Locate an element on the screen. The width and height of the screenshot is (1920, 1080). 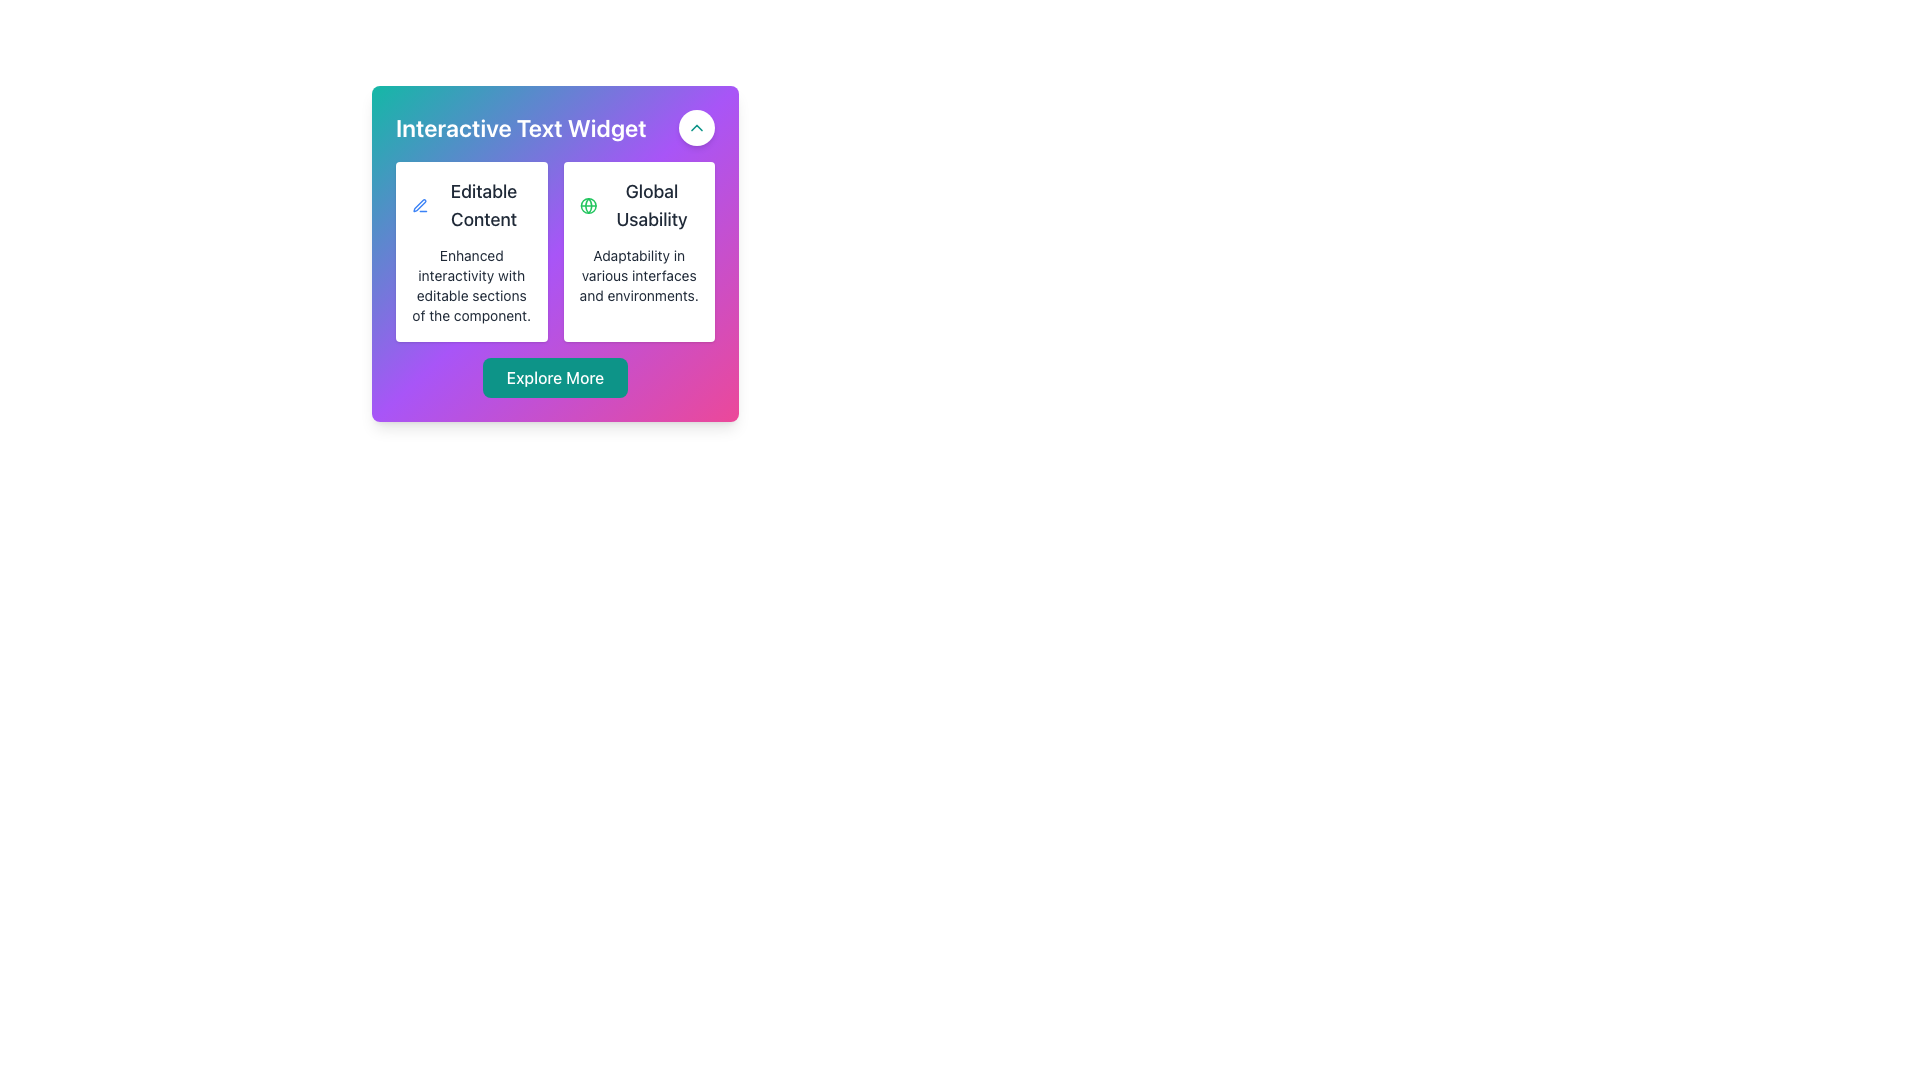
the teal chevron-up icon inside the rounded button in the top-right corner of the 'Interactive Text Widget' card is located at coordinates (696, 127).